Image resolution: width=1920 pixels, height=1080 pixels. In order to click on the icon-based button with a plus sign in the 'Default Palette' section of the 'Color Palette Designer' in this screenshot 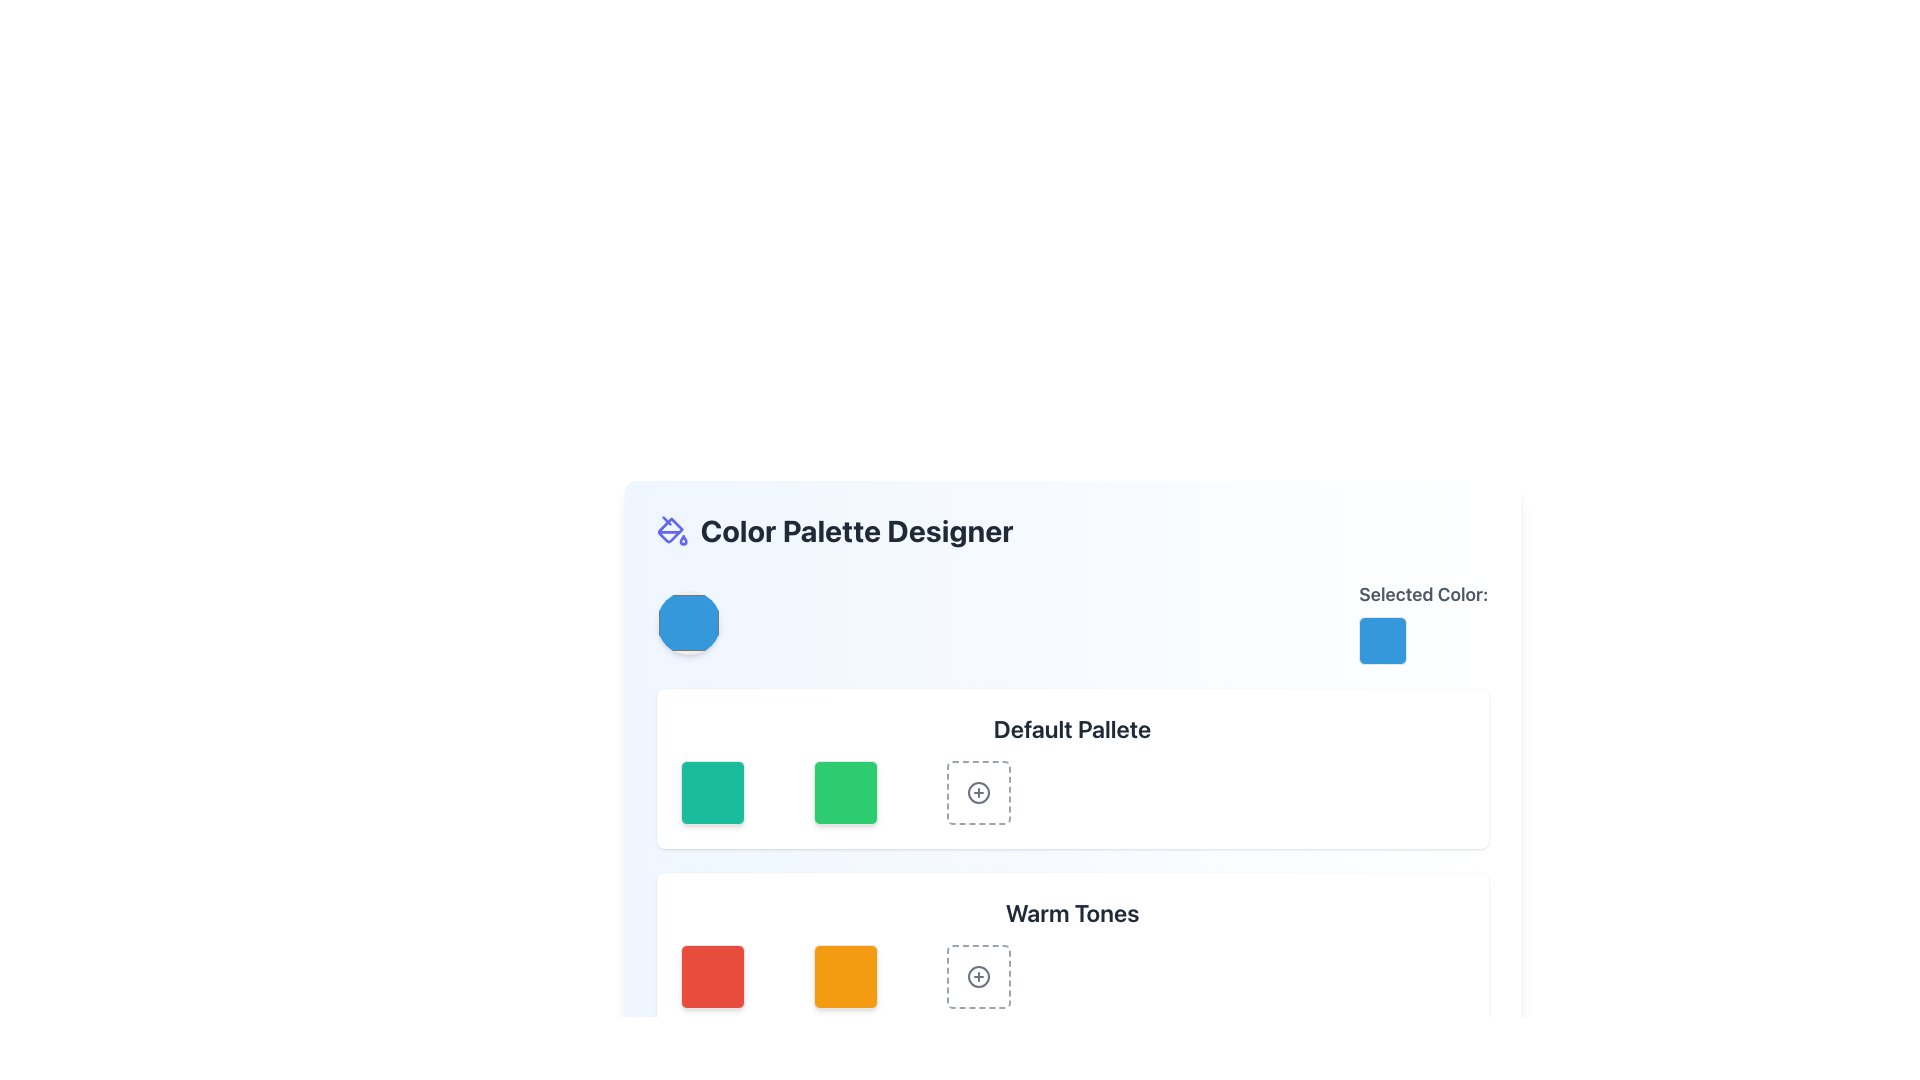, I will do `click(979, 975)`.